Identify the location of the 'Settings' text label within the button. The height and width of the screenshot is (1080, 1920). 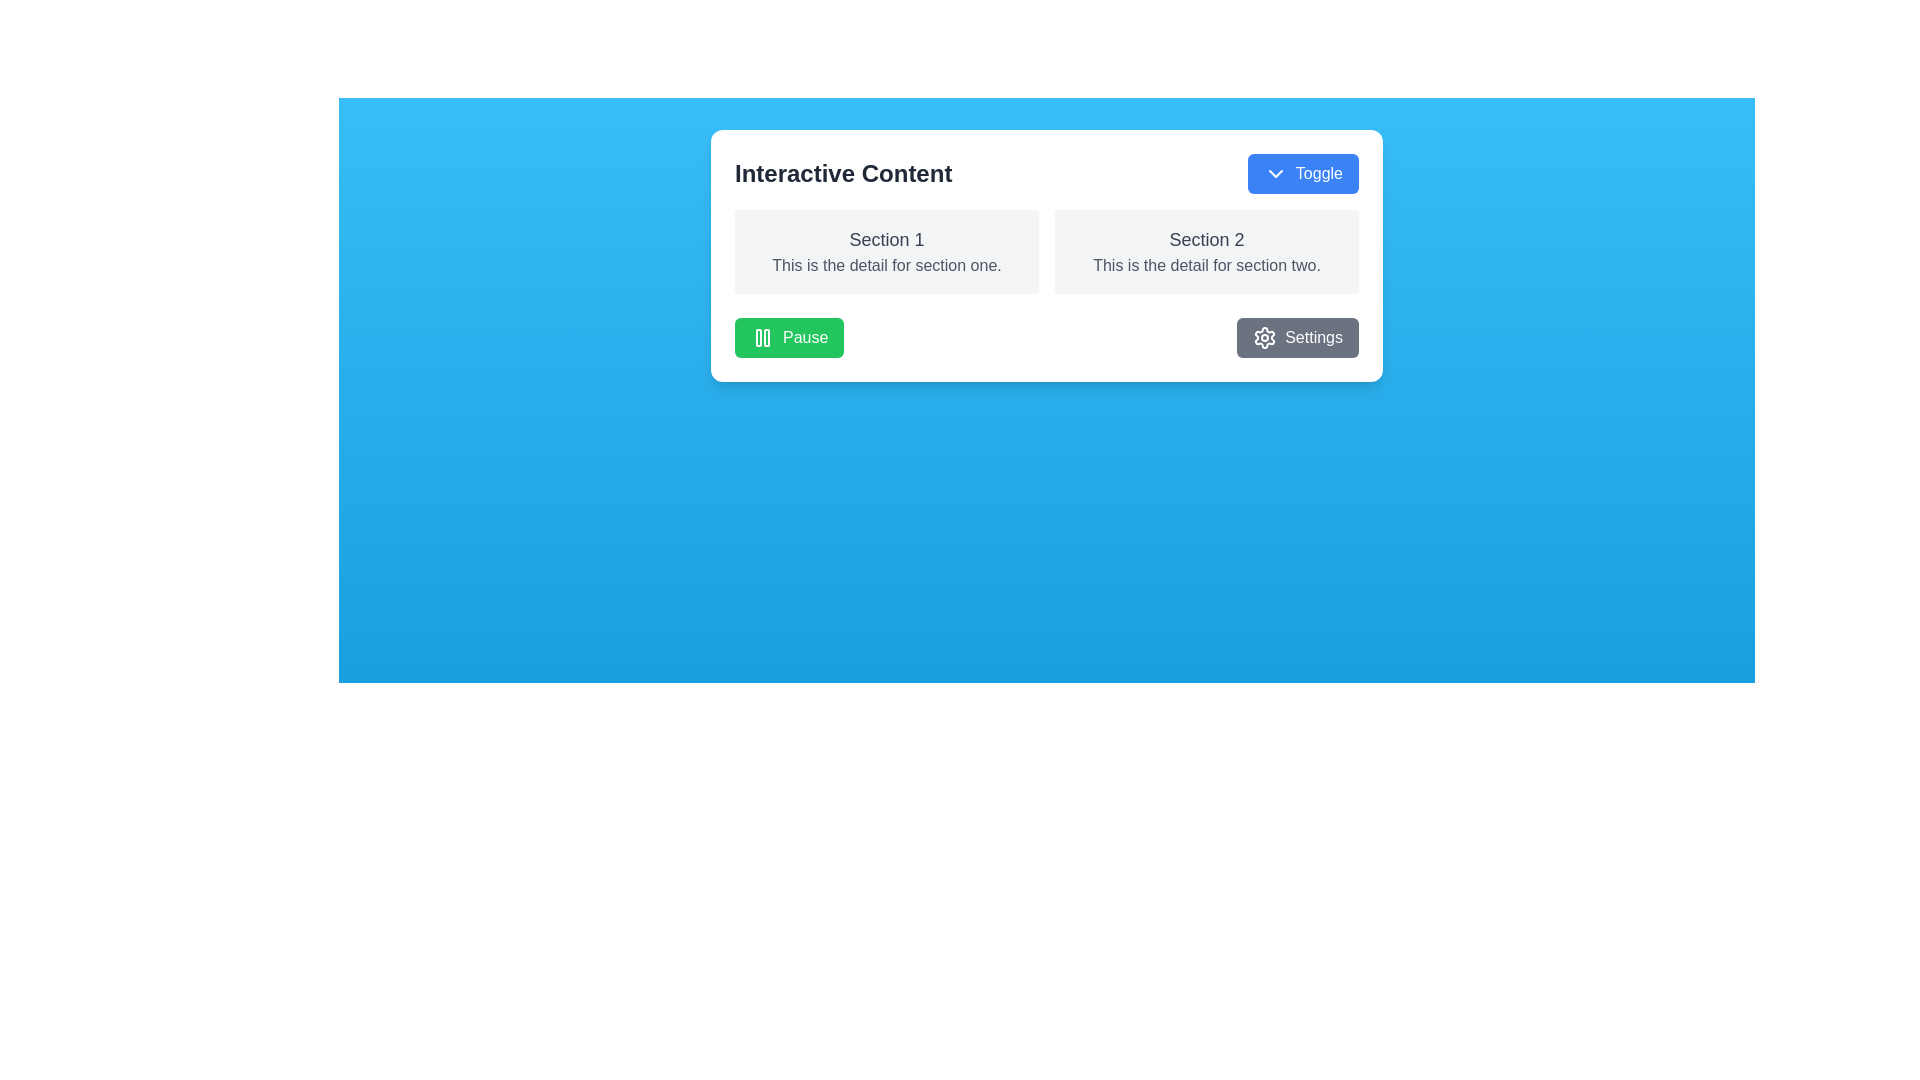
(1314, 337).